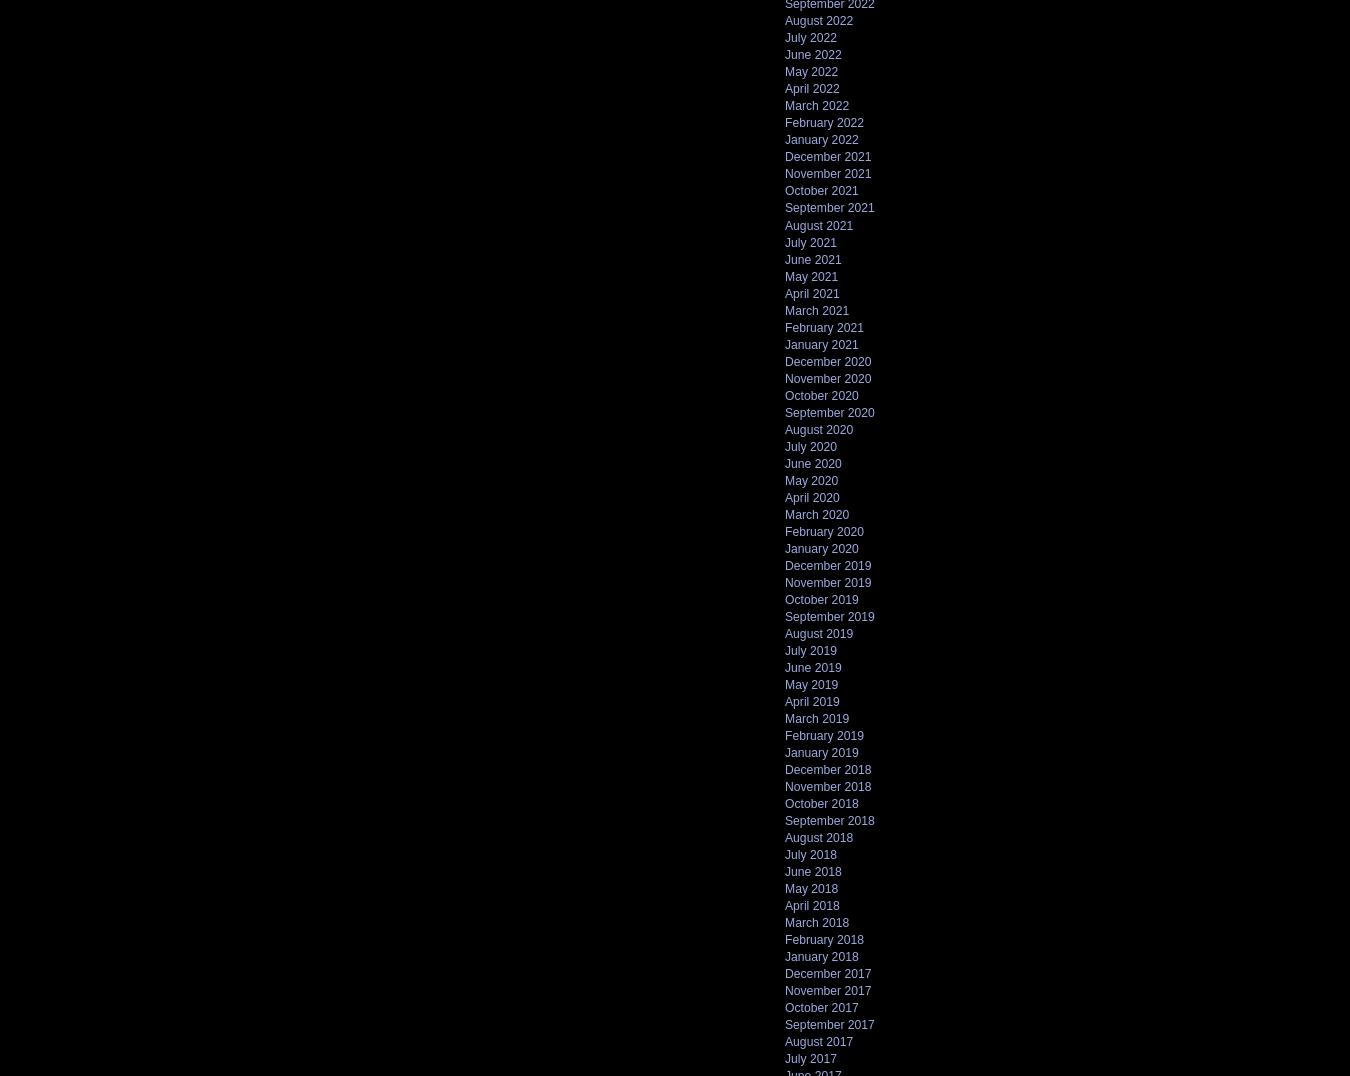 The height and width of the screenshot is (1076, 1350). Describe the element at coordinates (784, 1023) in the screenshot. I see `'September 2017'` at that location.